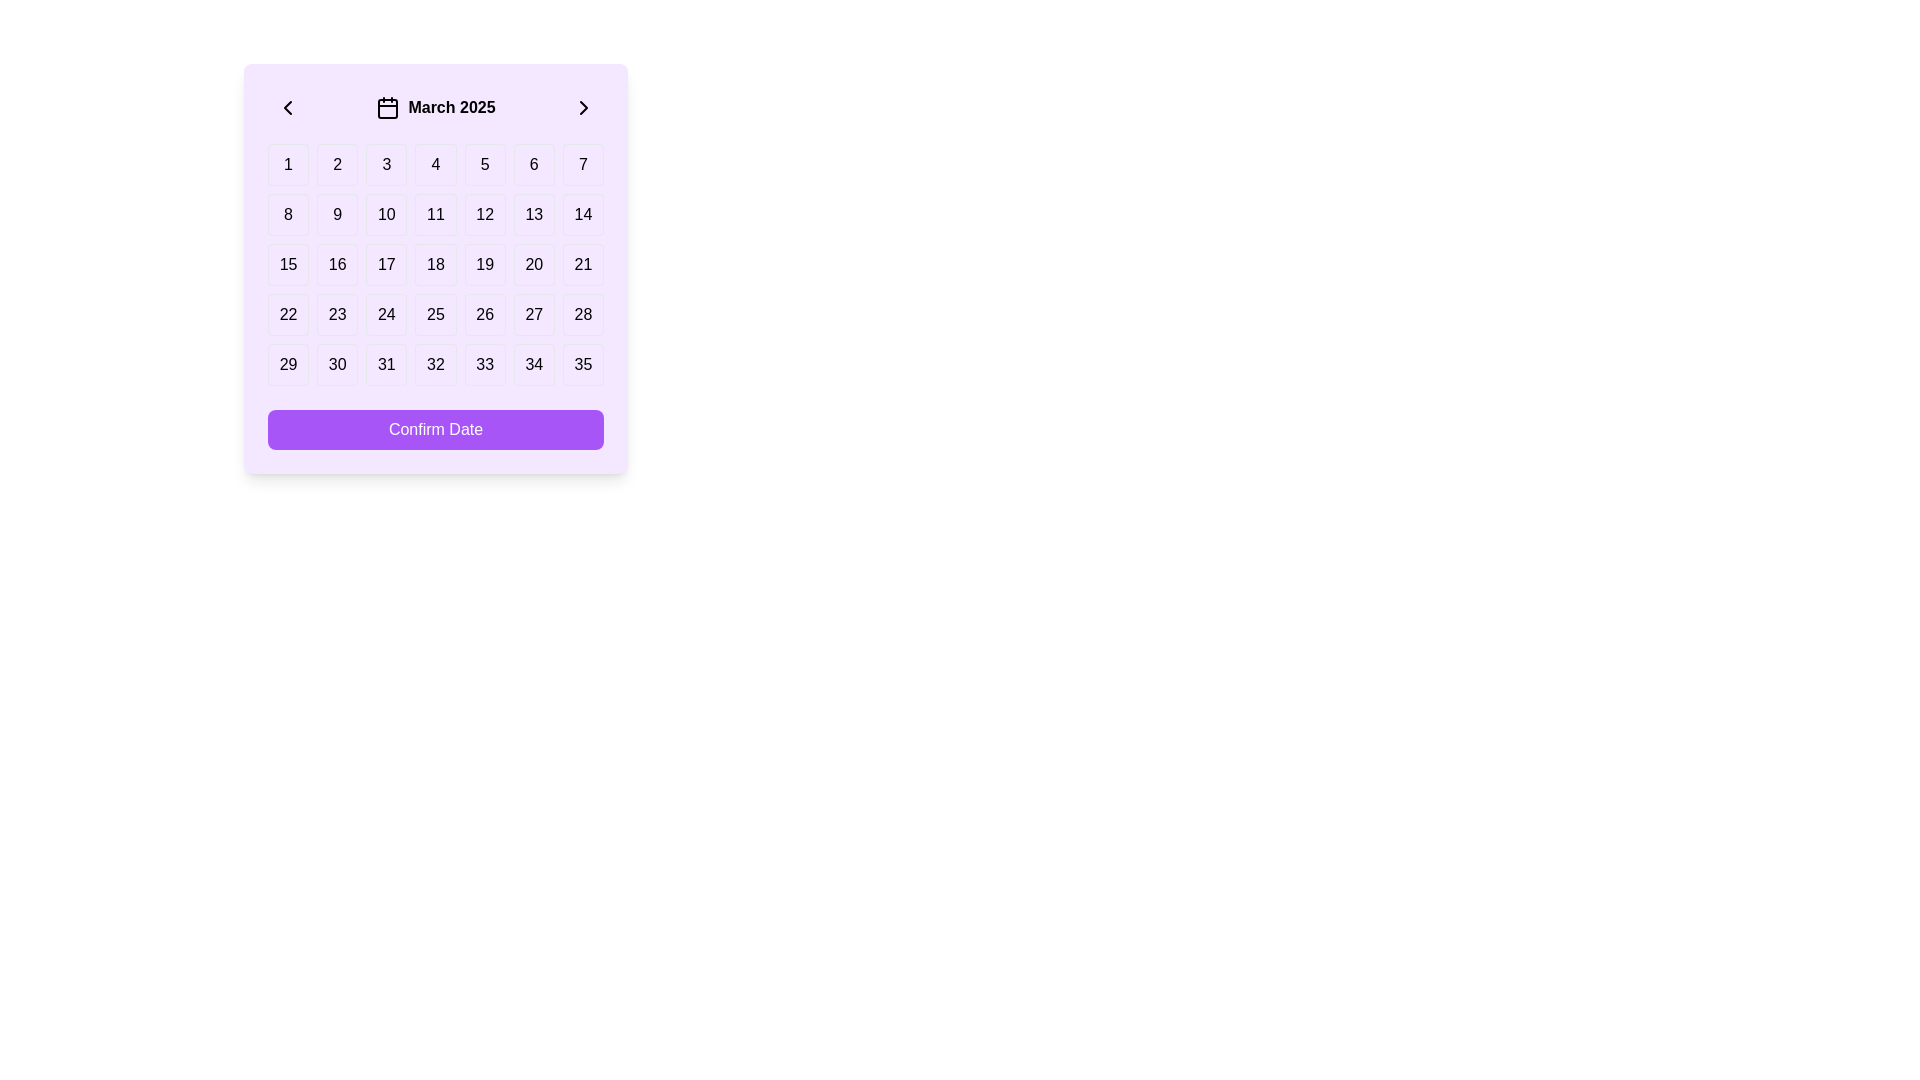 Image resolution: width=1920 pixels, height=1080 pixels. What do you see at coordinates (435, 365) in the screenshot?
I see `the Text Display Box containing the number '32', which is styled with a light-colored background and rounded corners, located in the fifth row and fourth column of a 7-column grid layout` at bounding box center [435, 365].